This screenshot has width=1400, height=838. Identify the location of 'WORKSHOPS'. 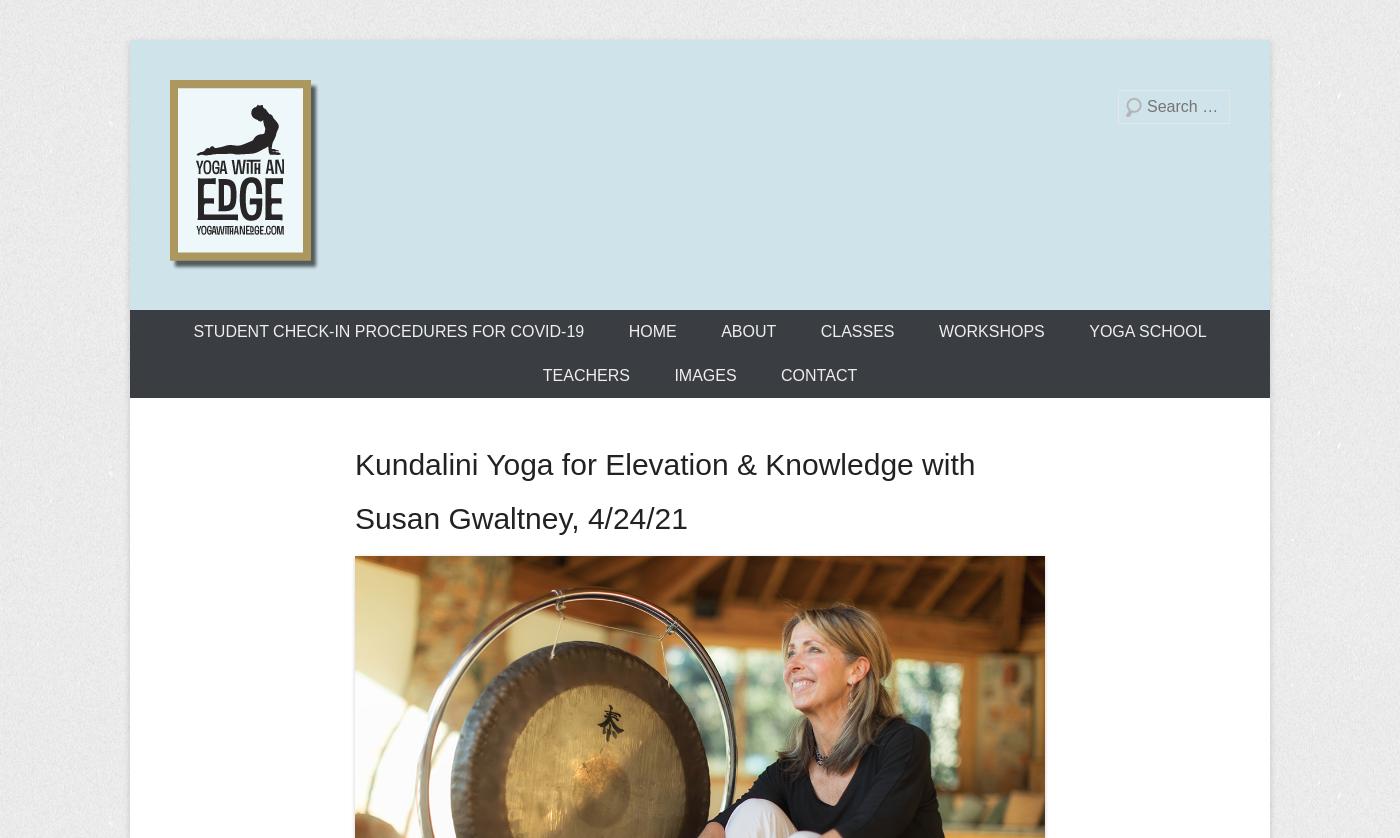
(991, 330).